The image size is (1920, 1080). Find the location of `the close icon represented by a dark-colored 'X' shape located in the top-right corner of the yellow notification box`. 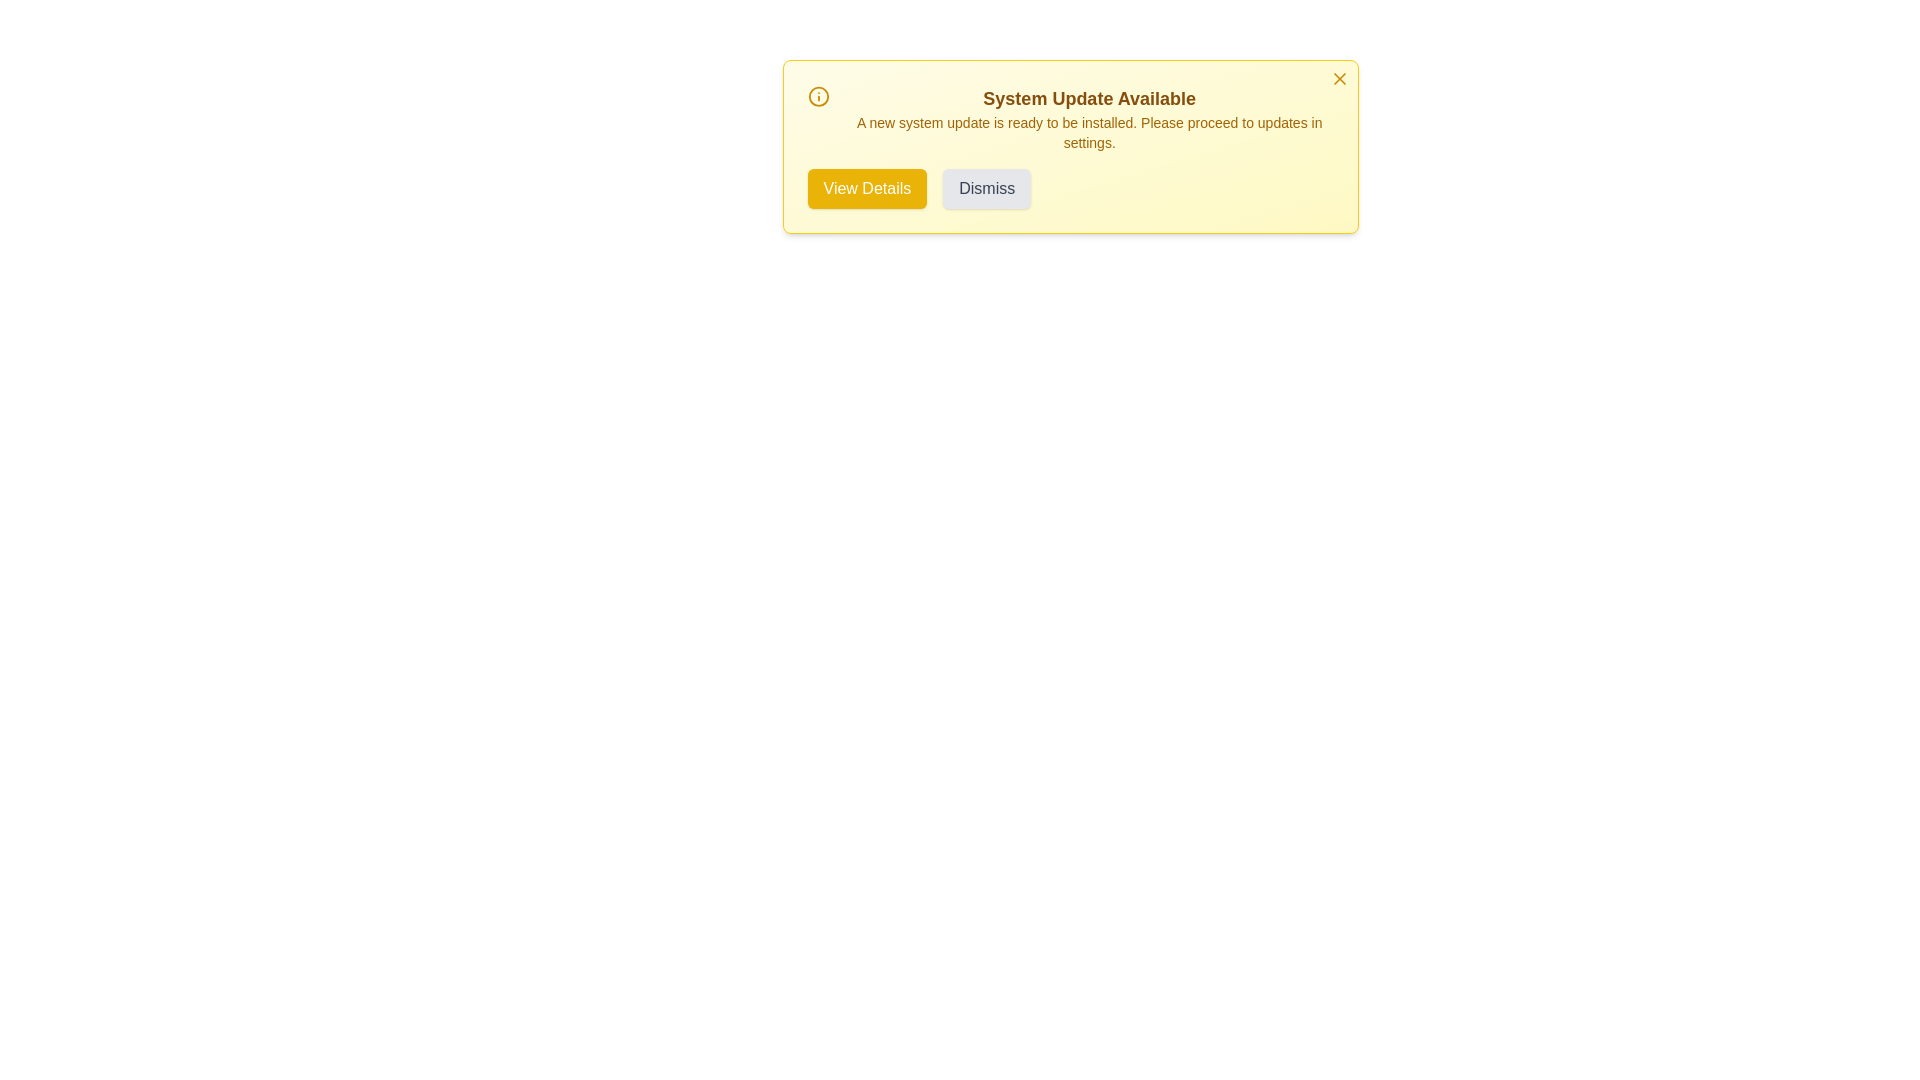

the close icon represented by a dark-colored 'X' shape located in the top-right corner of the yellow notification box is located at coordinates (1339, 77).